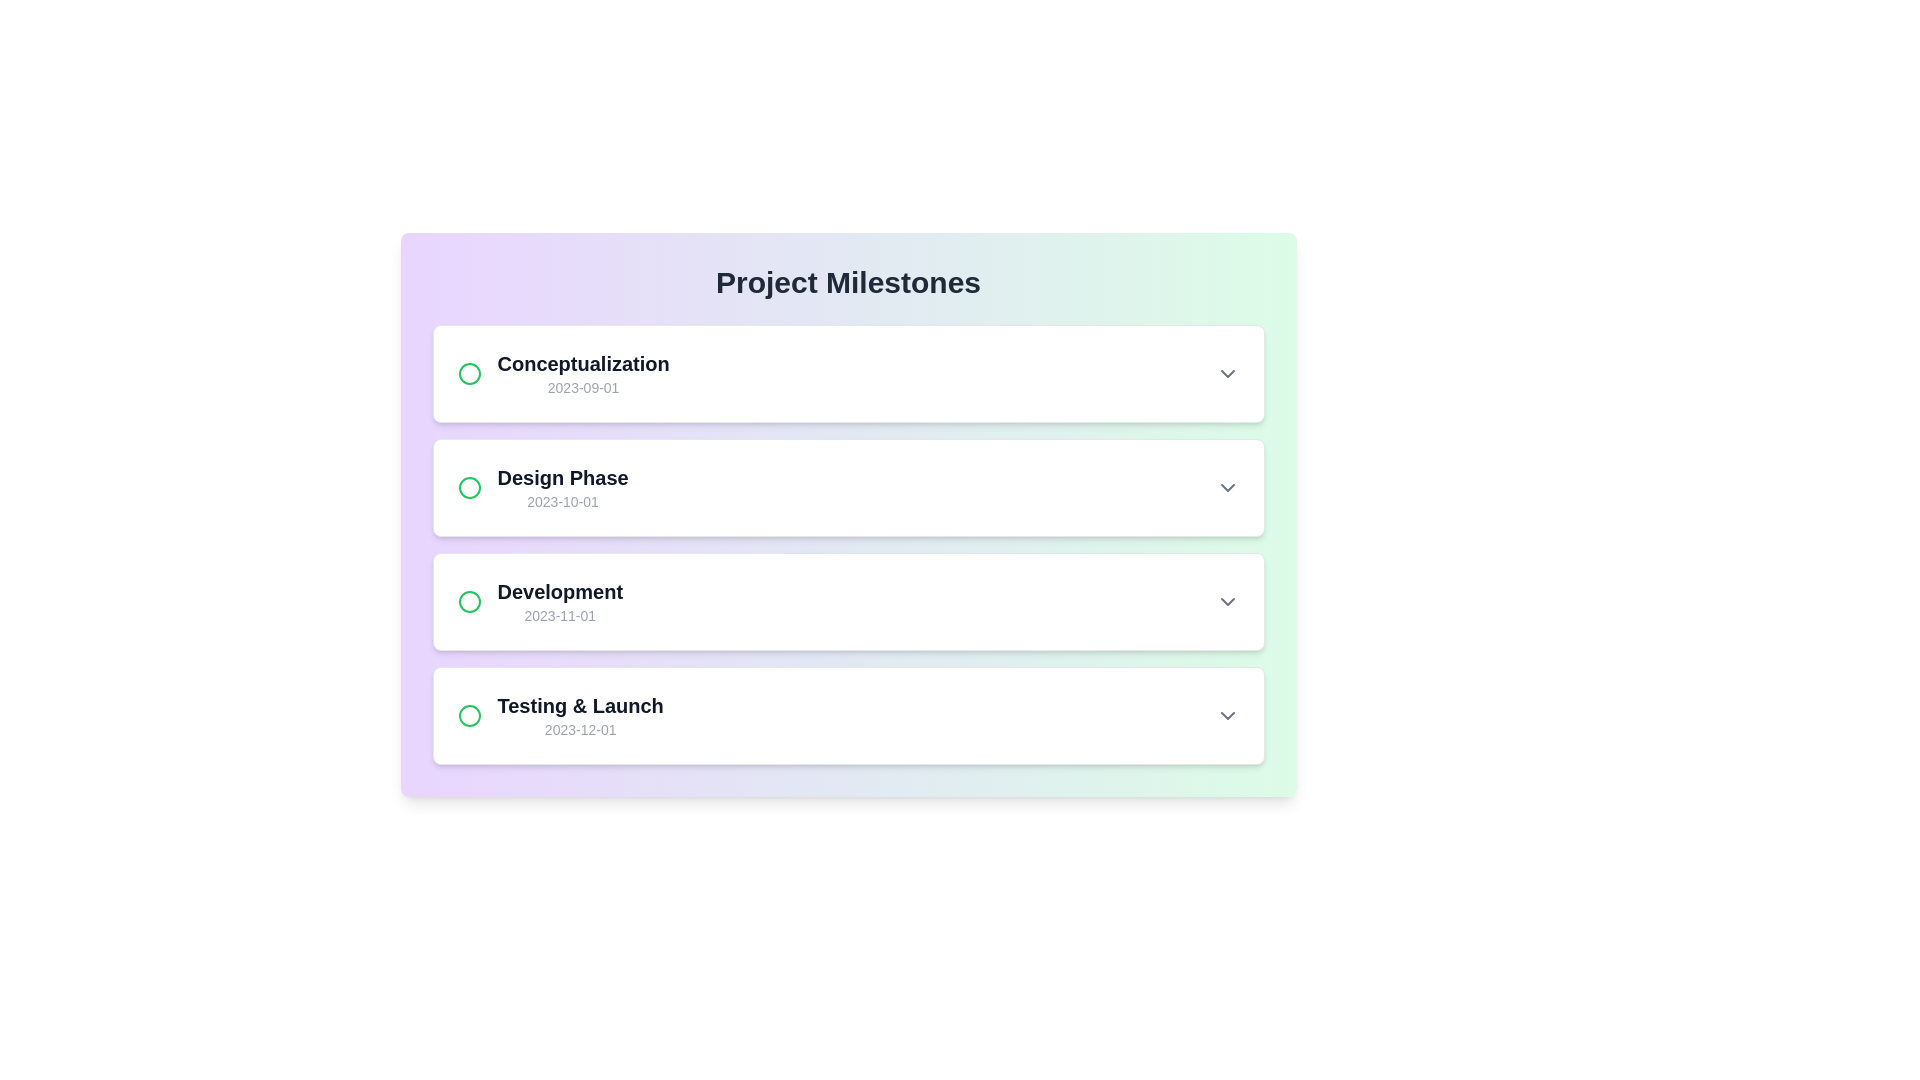  Describe the element at coordinates (562, 500) in the screenshot. I see `the Text Label displaying the date '2023-10-01', which is styled in a smaller font size and gray color, located directly below the 'Design Phase' text` at that location.